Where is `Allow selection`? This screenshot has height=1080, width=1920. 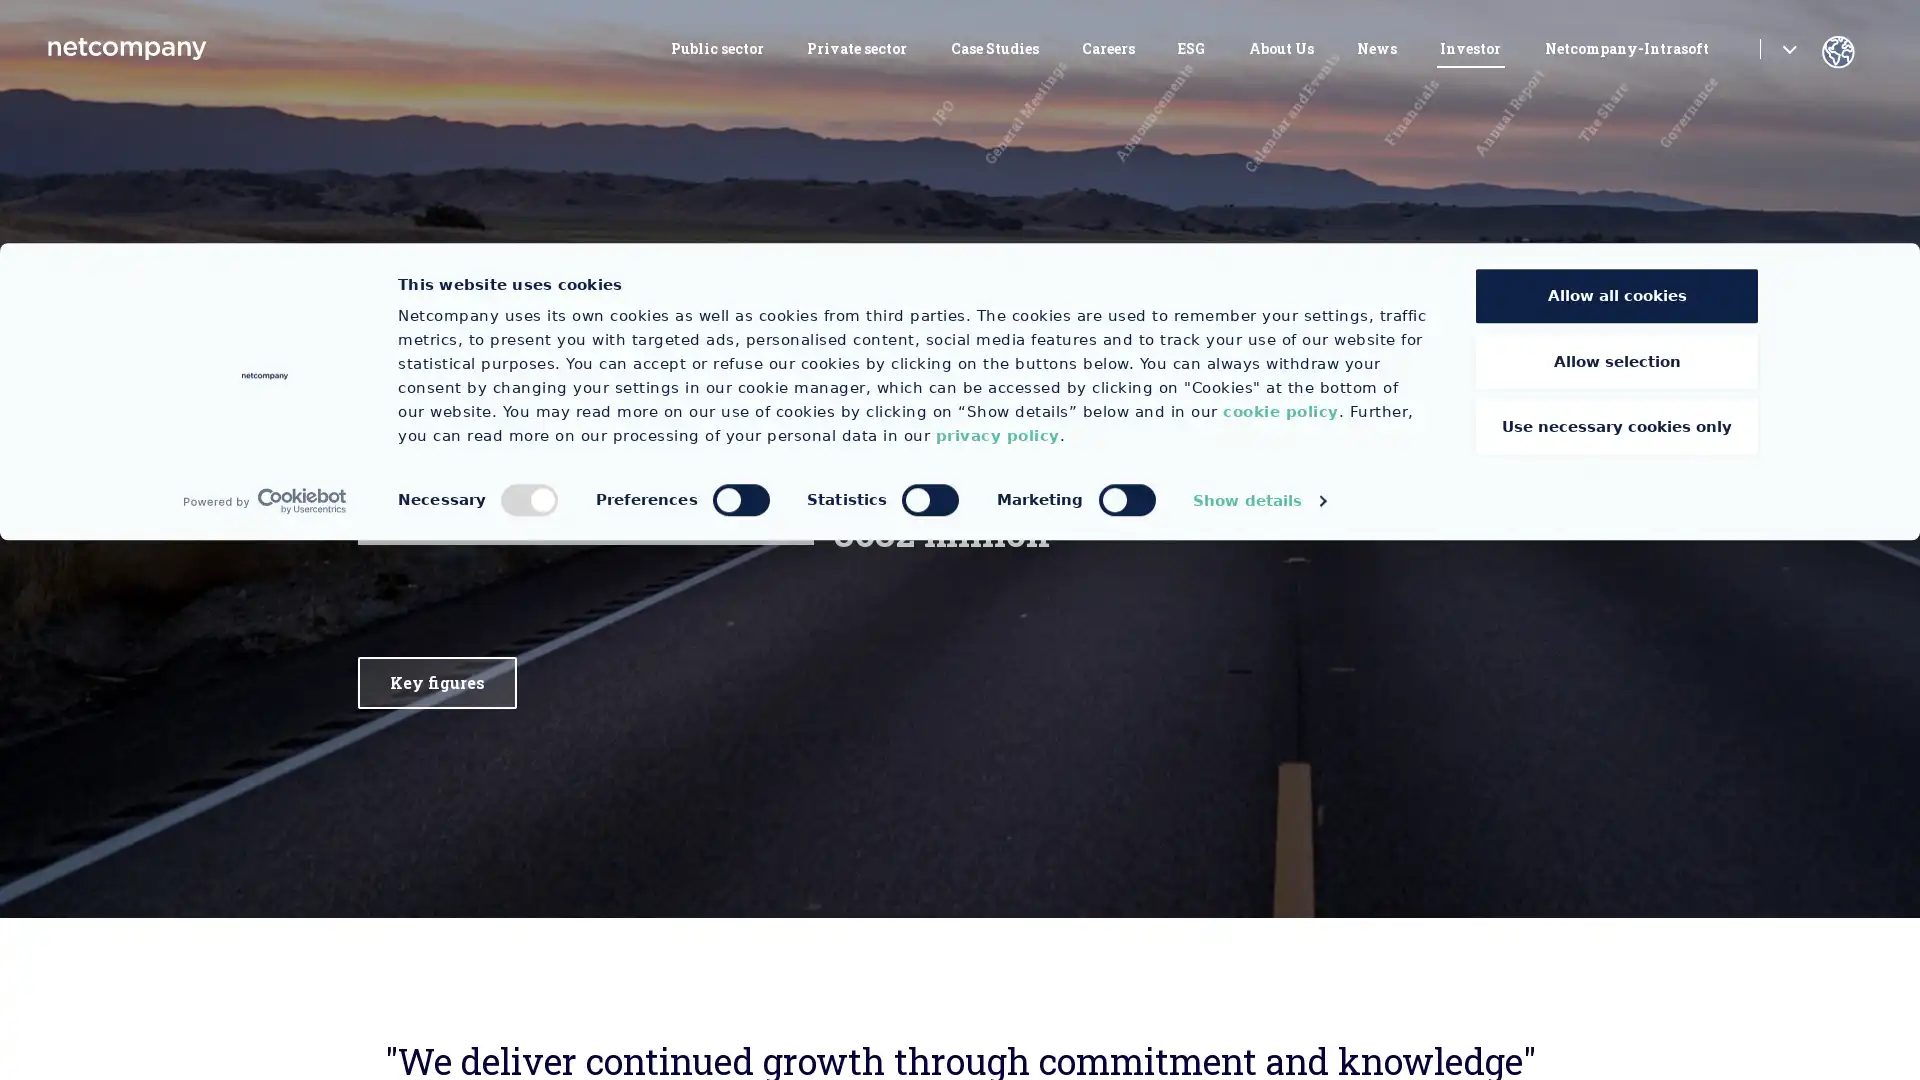 Allow selection is located at coordinates (1617, 901).